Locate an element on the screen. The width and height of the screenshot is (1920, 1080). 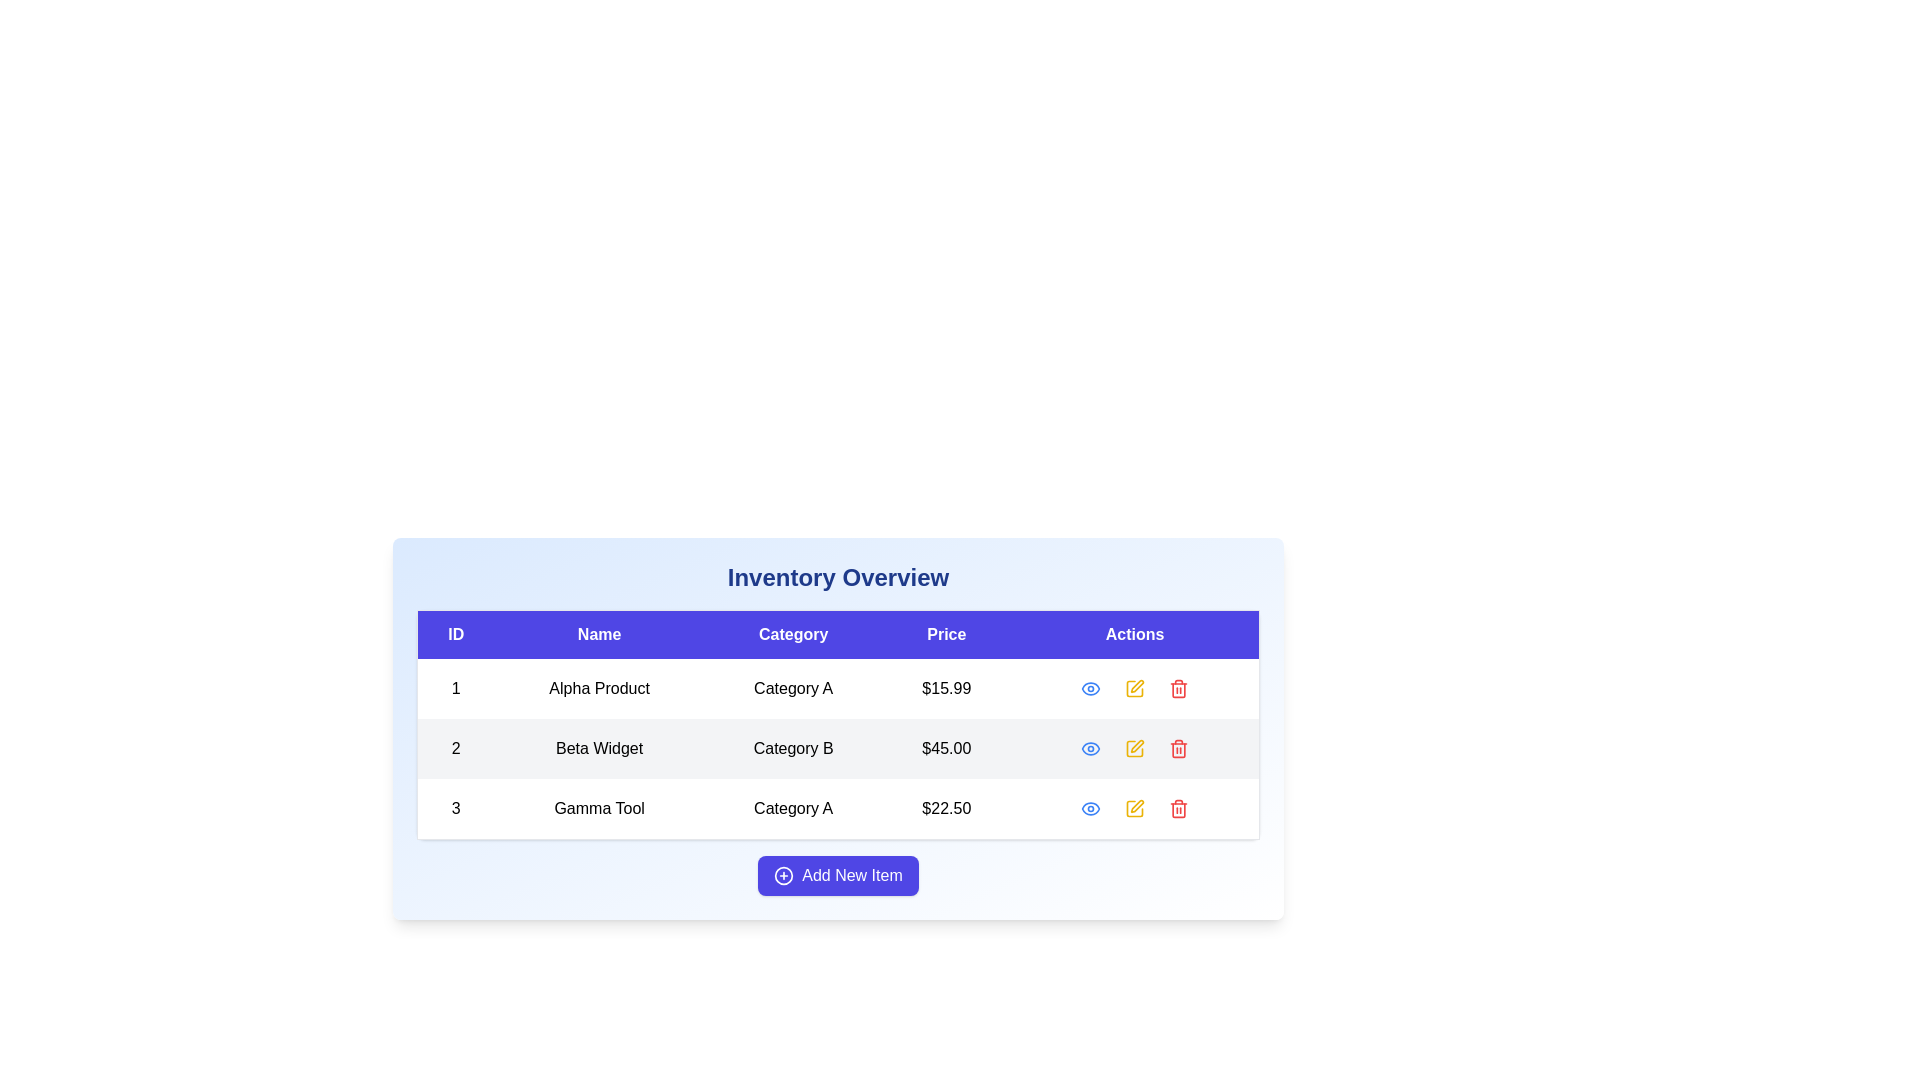
the pencil icon button outlined in black located in the 'Actions' column of the third row in the table to initiate editing is located at coordinates (1135, 808).